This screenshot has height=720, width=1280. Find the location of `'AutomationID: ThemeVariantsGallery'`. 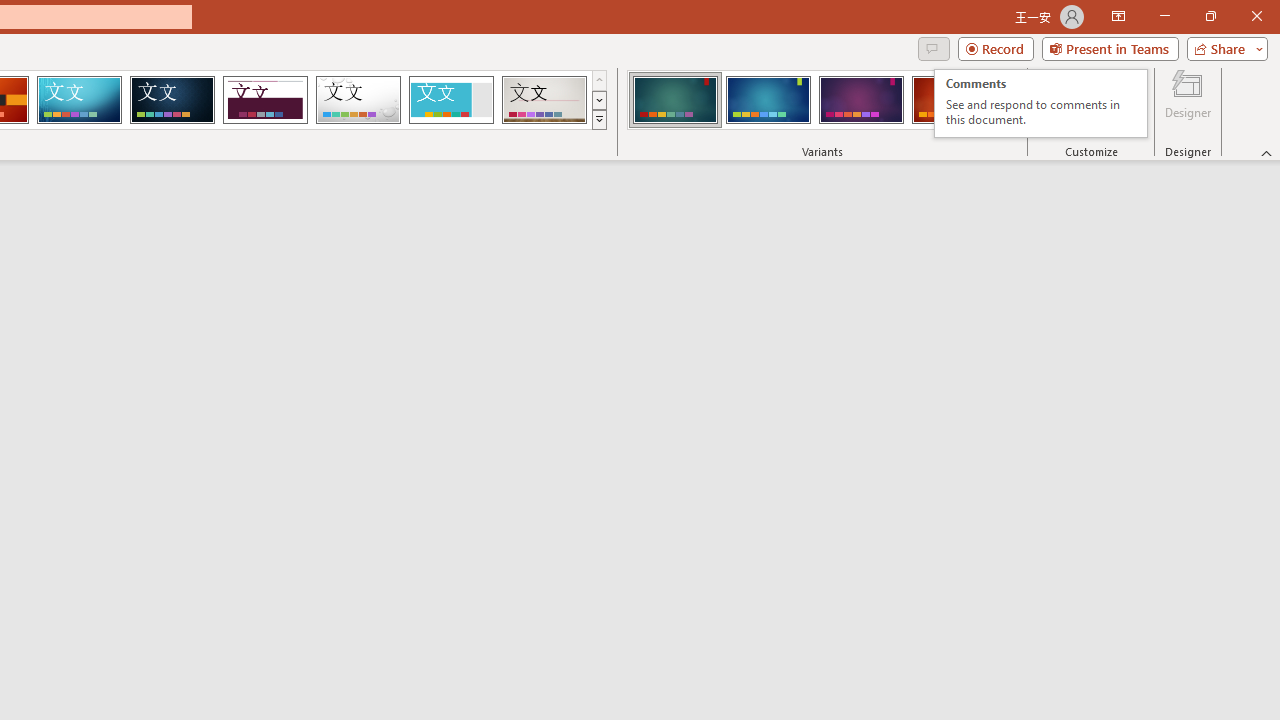

'AutomationID: ThemeVariantsGallery' is located at coordinates (823, 100).